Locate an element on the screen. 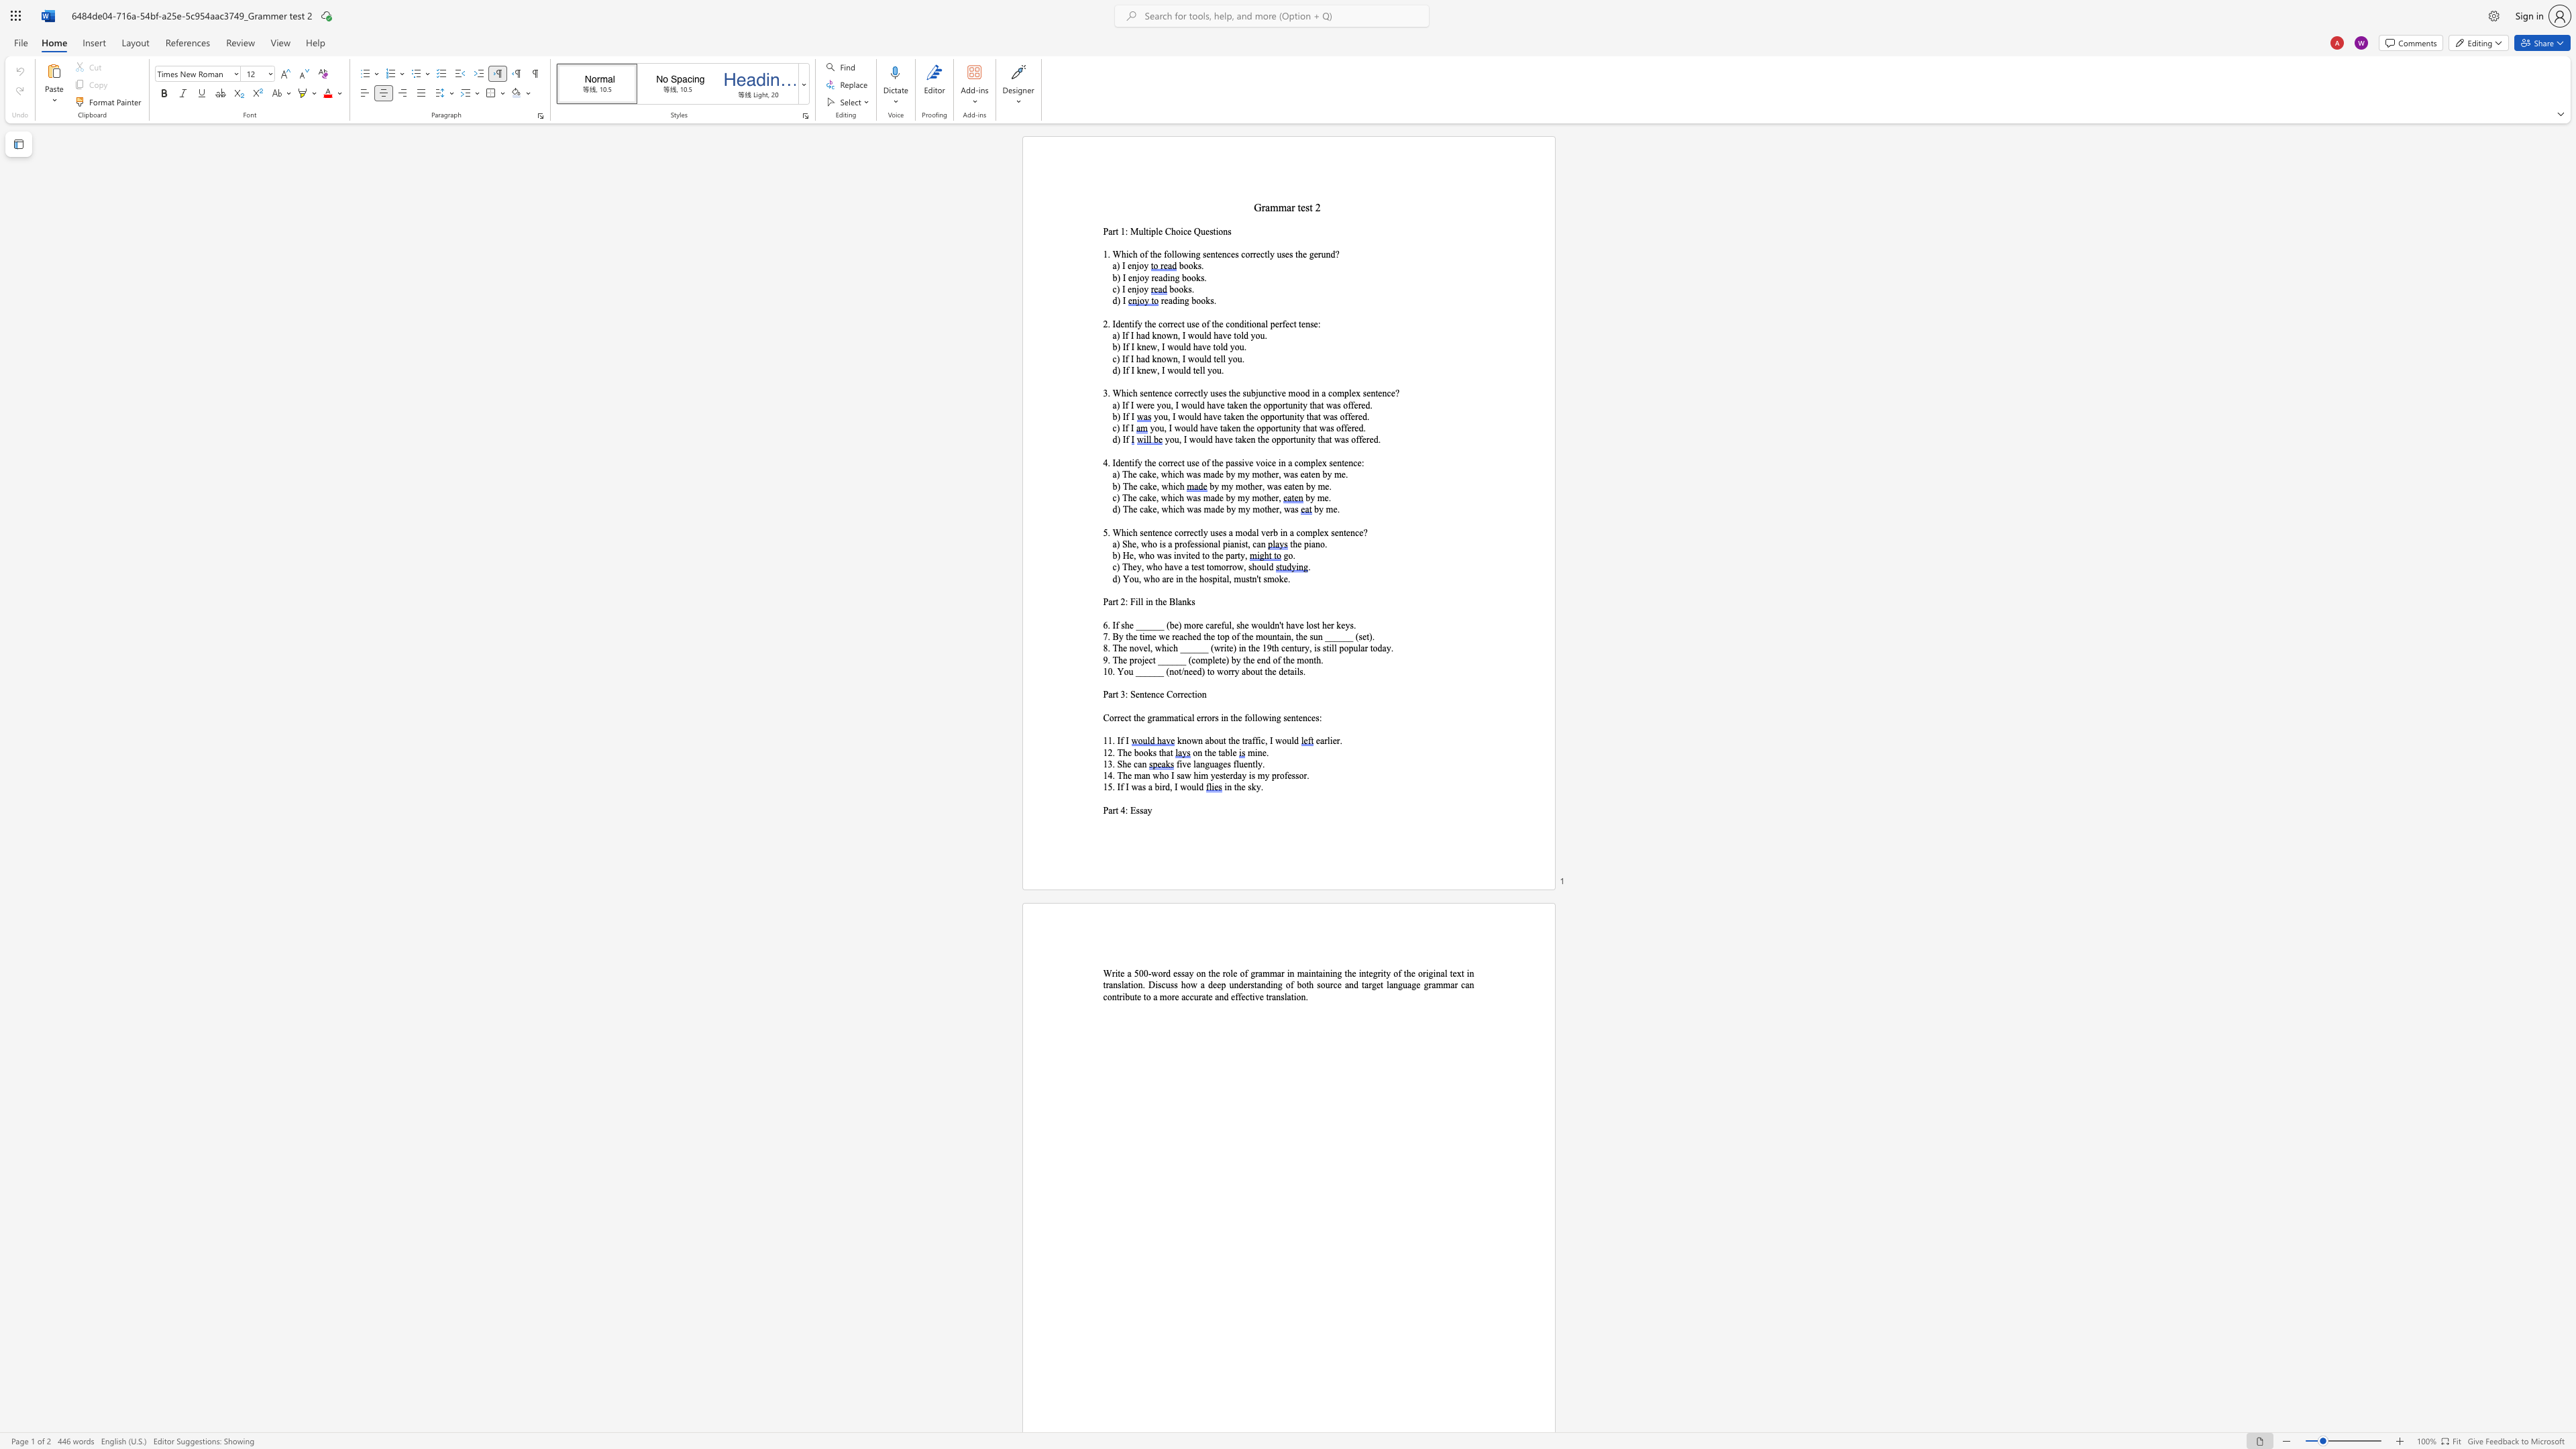  the subset text "ok" within the text "reading books." is located at coordinates (1200, 300).